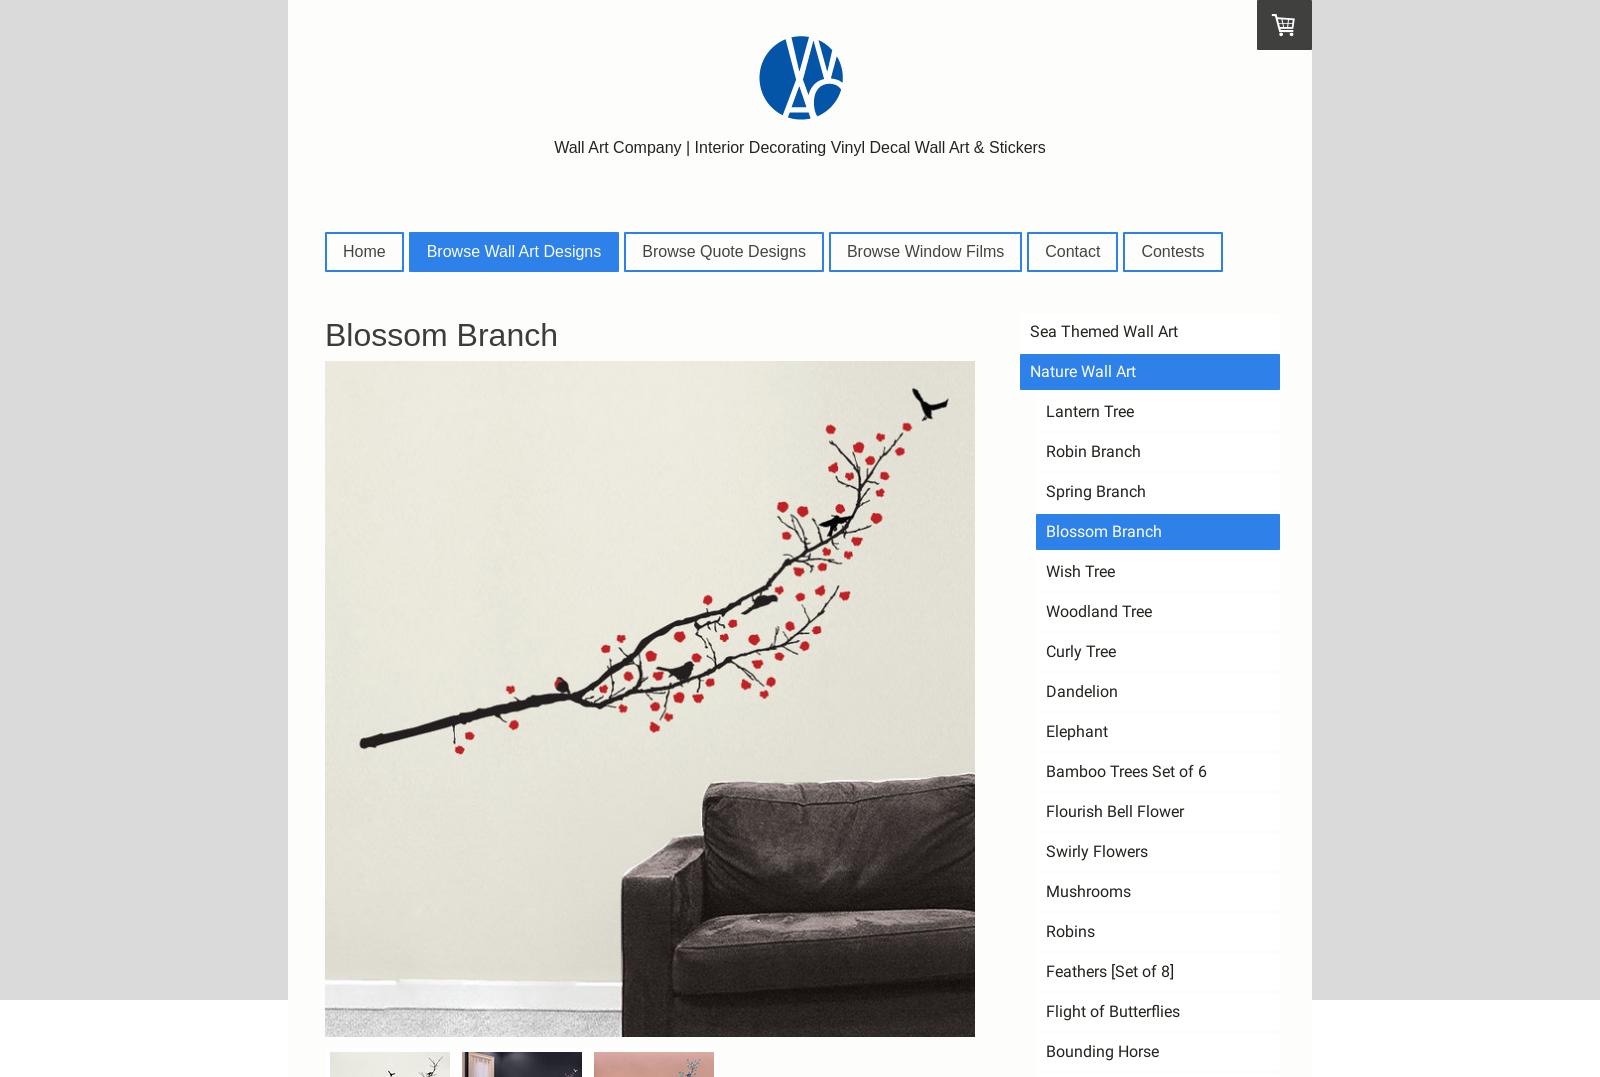 Image resolution: width=1600 pixels, height=1077 pixels. Describe the element at coordinates (1080, 650) in the screenshot. I see `'Curly Tree'` at that location.